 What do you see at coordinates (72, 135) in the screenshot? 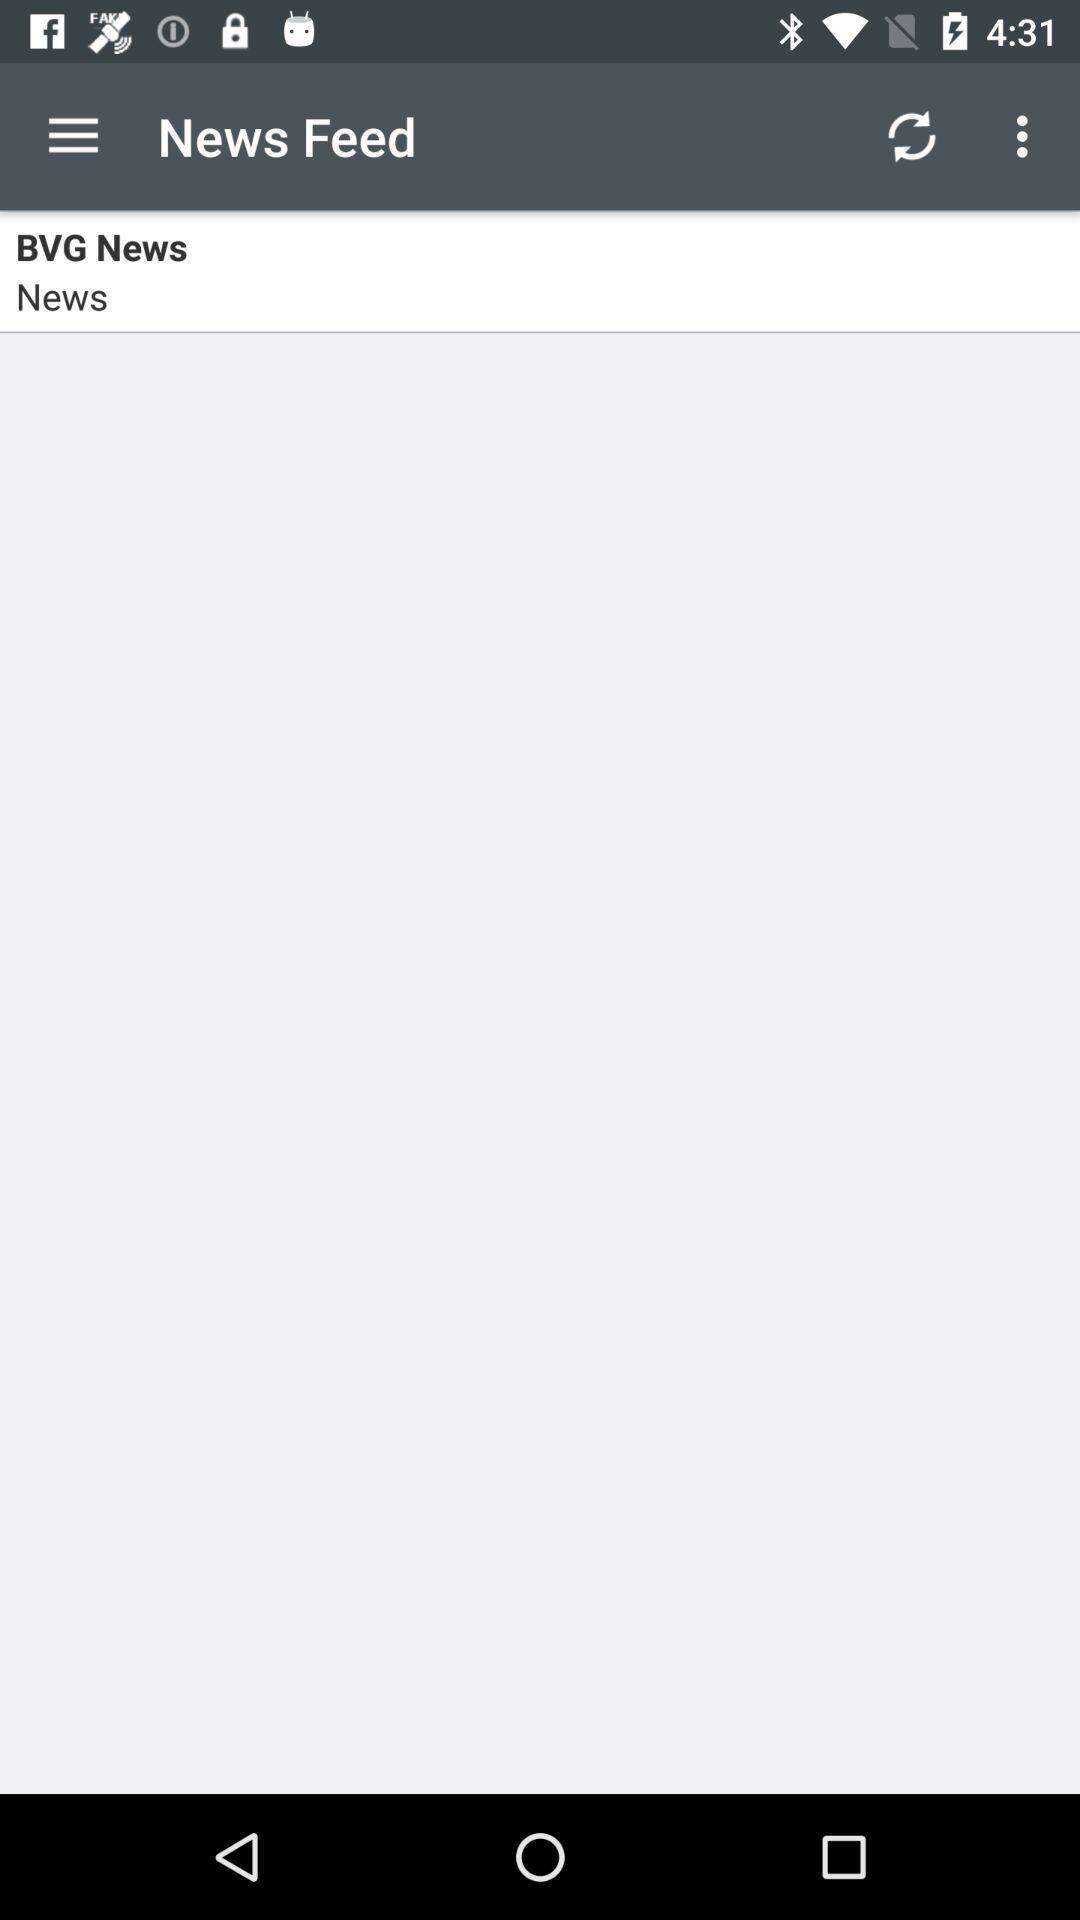
I see `item to the left of the news feed` at bounding box center [72, 135].